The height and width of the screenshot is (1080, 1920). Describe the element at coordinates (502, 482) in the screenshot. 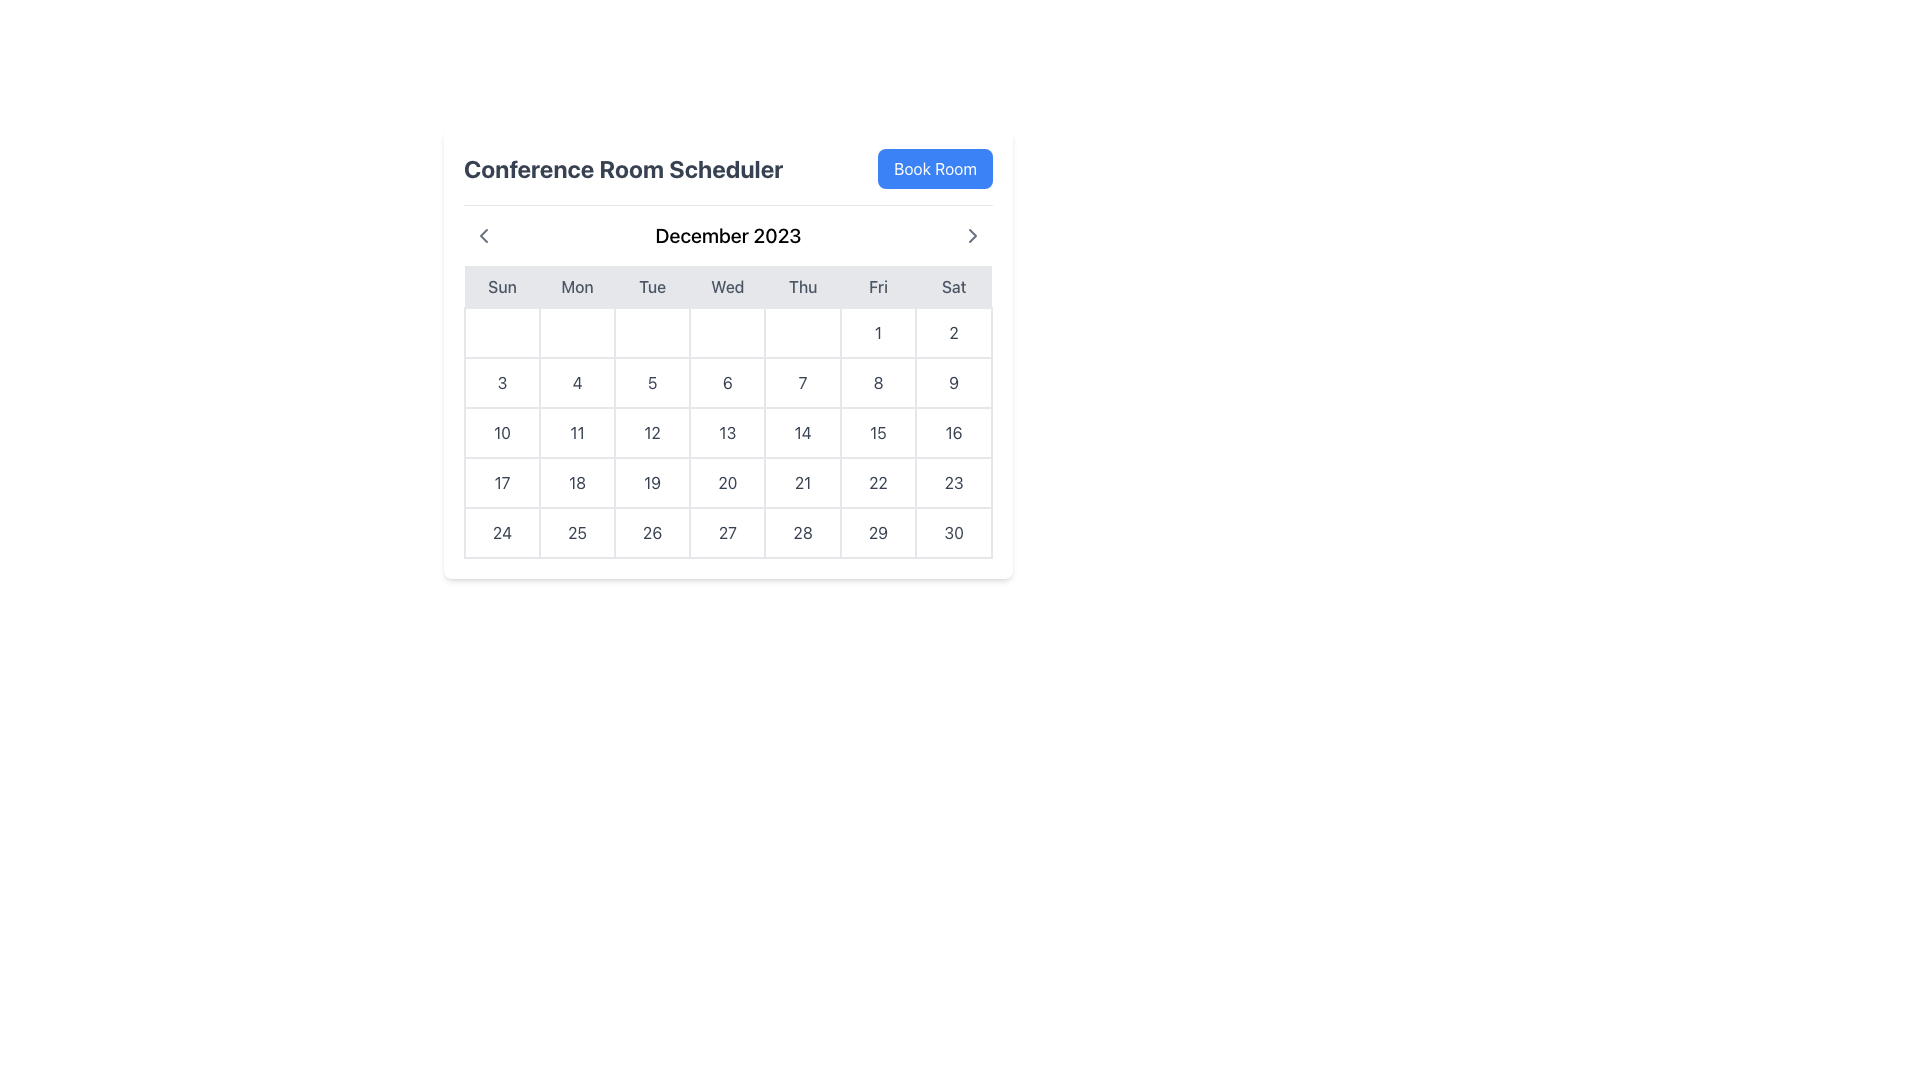

I see `the calendar date cell representing the 17th of the month` at that location.